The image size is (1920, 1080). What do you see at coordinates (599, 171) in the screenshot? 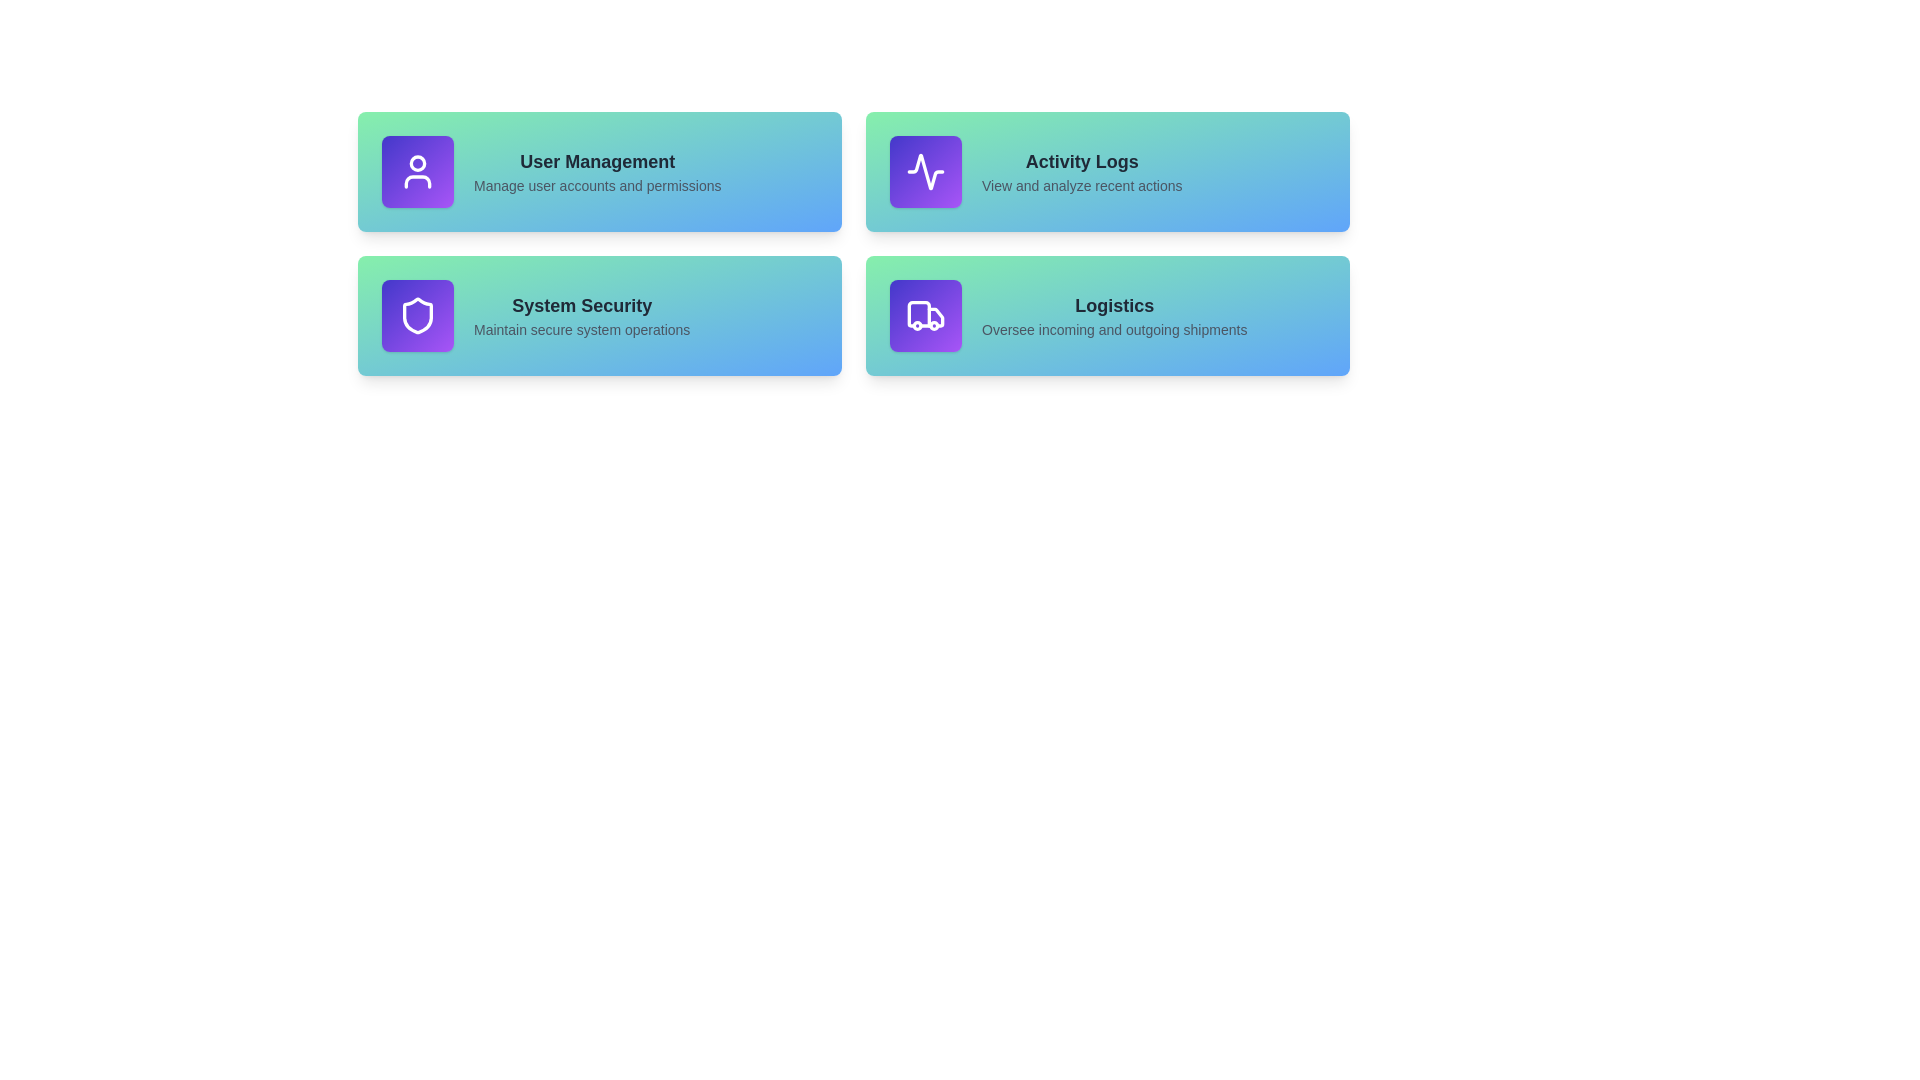
I see `the User Management section to explore its functionality` at bounding box center [599, 171].